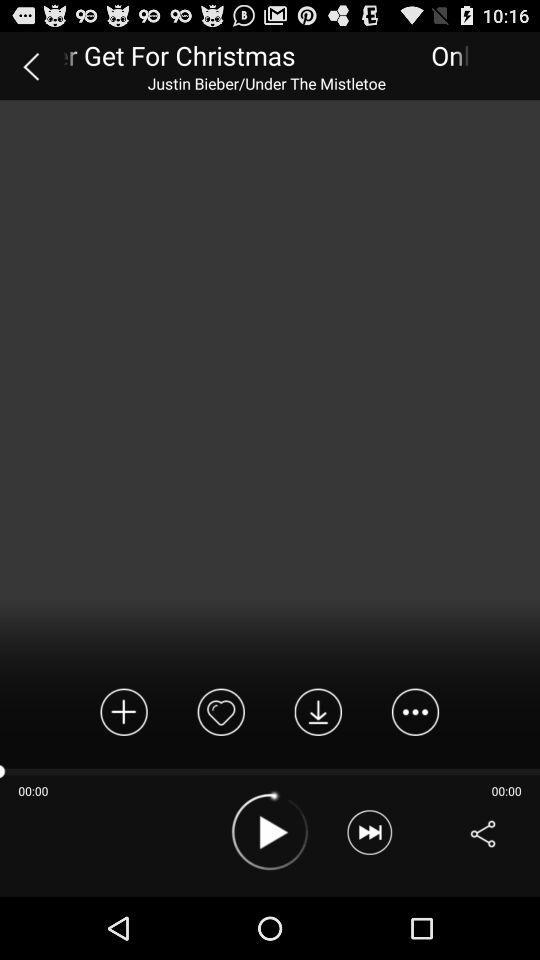  What do you see at coordinates (220, 761) in the screenshot?
I see `the favorite icon` at bounding box center [220, 761].